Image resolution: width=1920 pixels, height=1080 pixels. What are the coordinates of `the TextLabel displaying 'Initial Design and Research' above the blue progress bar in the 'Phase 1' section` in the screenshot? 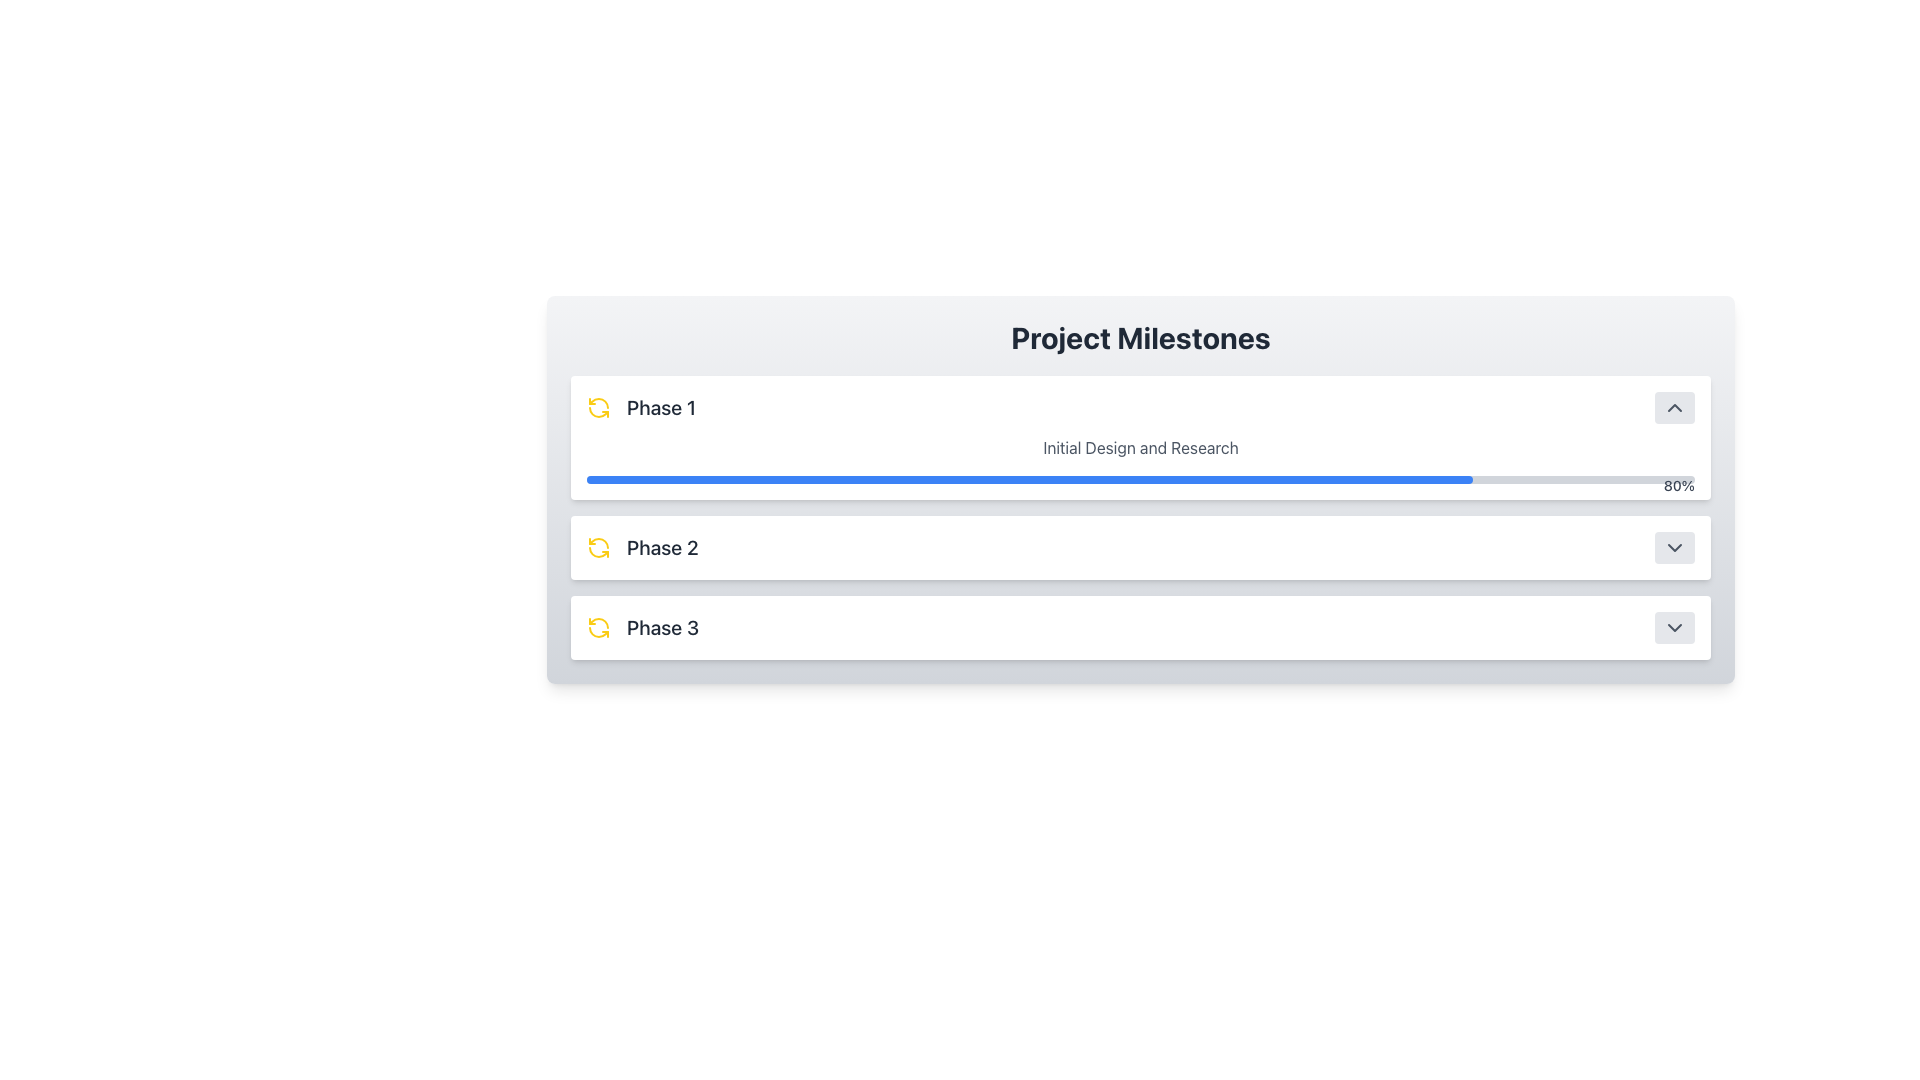 It's located at (1141, 446).